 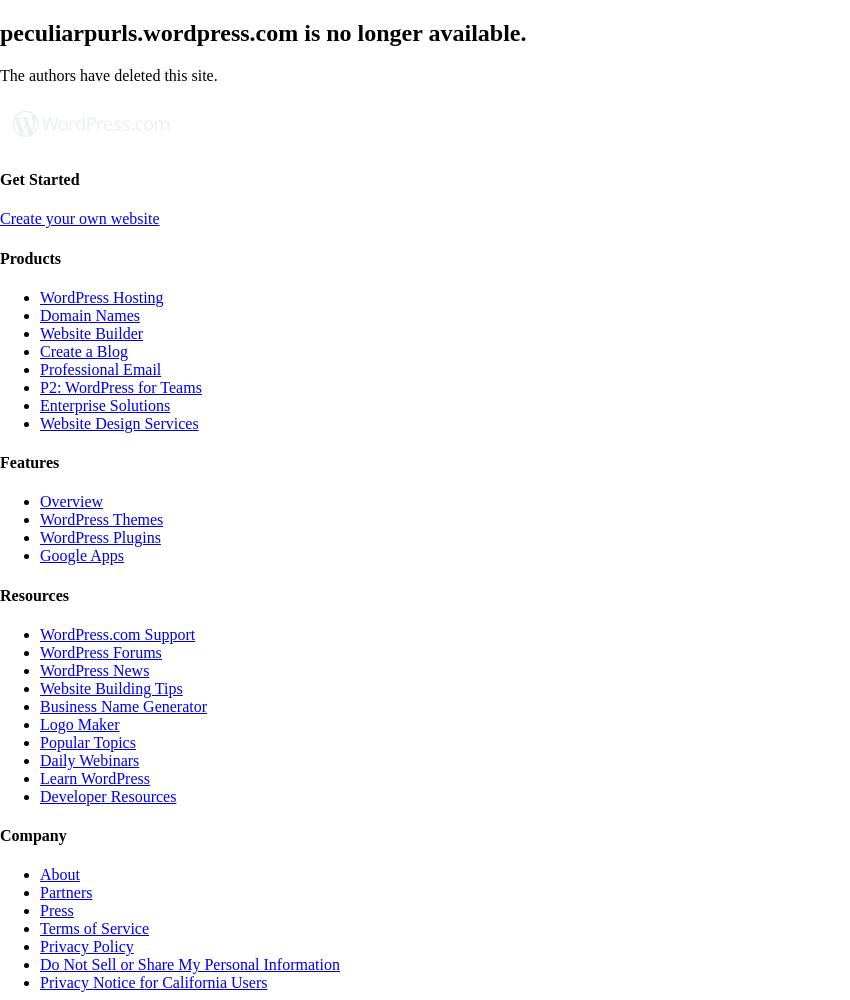 I want to click on 'peculiarpurls.wordpress.com is no longer available.', so click(x=0, y=32).